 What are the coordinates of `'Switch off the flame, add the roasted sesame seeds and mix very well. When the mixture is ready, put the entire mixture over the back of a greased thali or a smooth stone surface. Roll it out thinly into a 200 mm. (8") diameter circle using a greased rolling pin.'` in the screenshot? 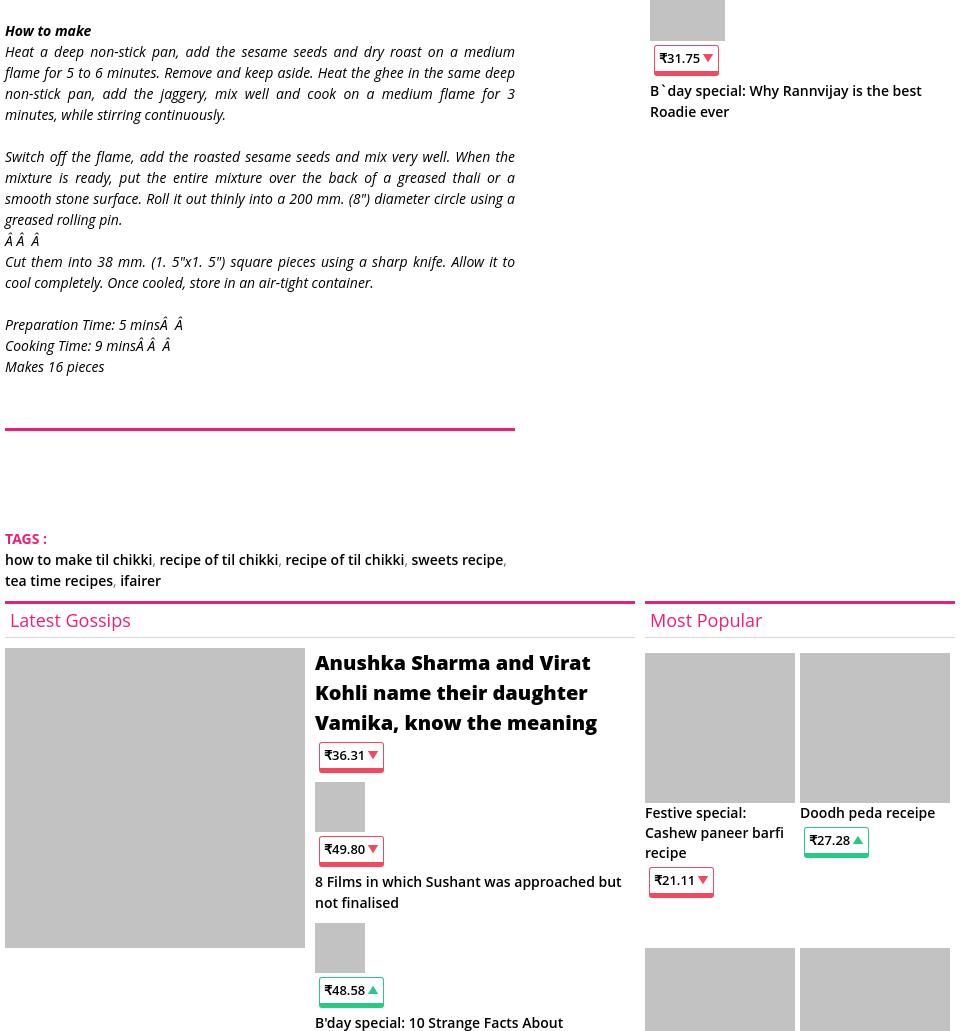 It's located at (258, 186).